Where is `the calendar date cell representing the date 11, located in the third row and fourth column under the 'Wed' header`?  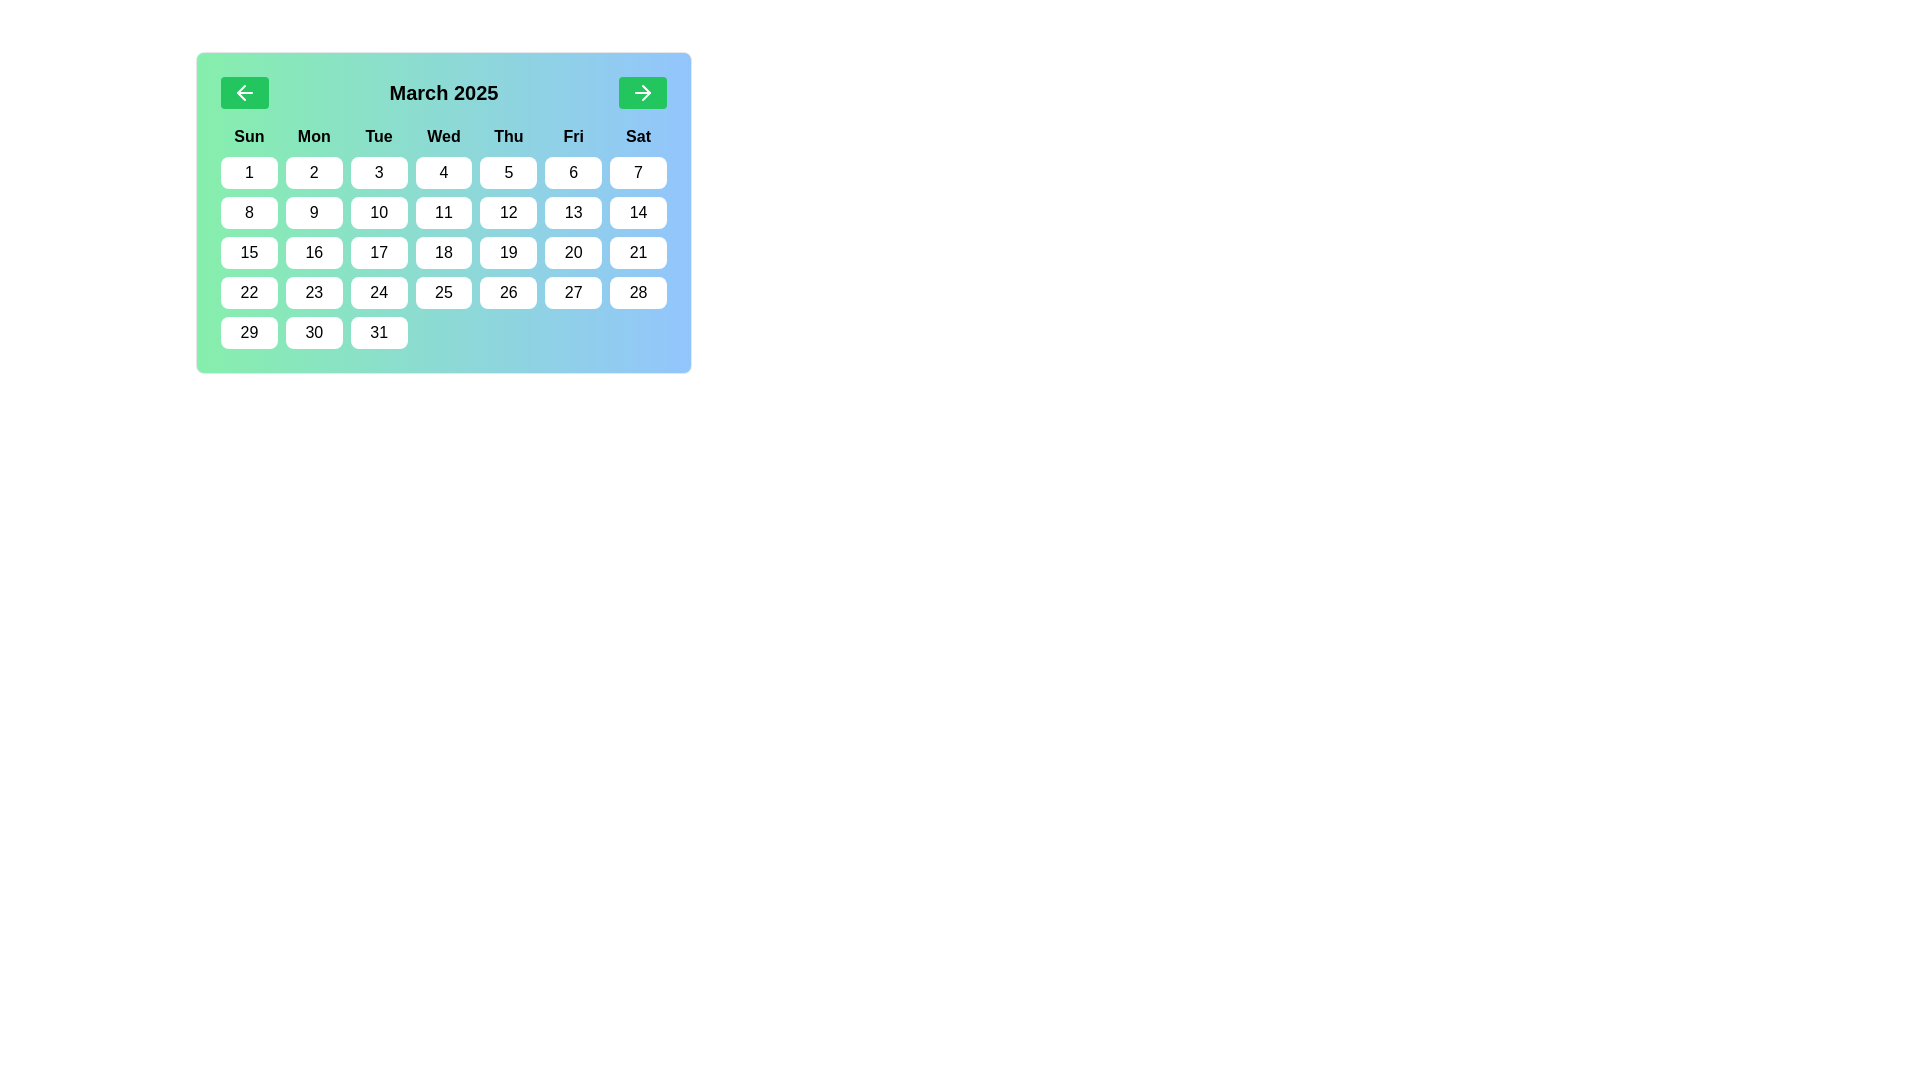 the calendar date cell representing the date 11, located in the third row and fourth column under the 'Wed' header is located at coordinates (442, 212).